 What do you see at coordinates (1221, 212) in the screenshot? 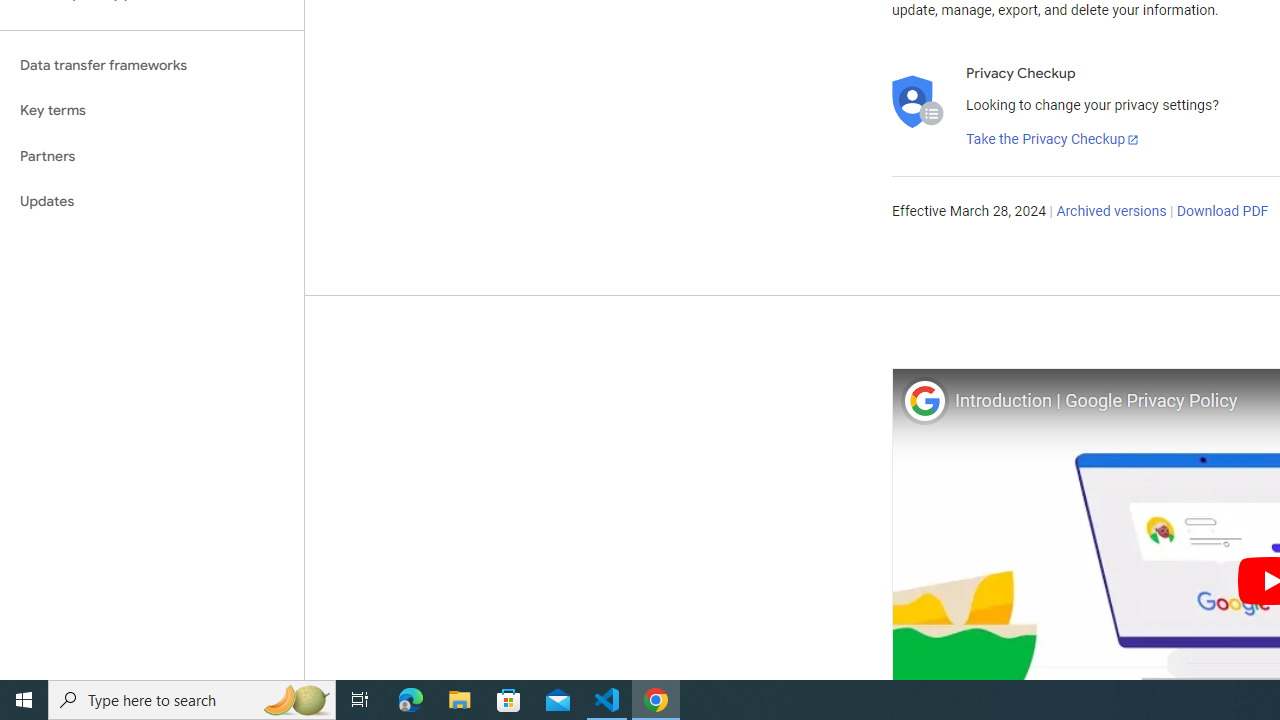
I see `'Download PDF'` at bounding box center [1221, 212].